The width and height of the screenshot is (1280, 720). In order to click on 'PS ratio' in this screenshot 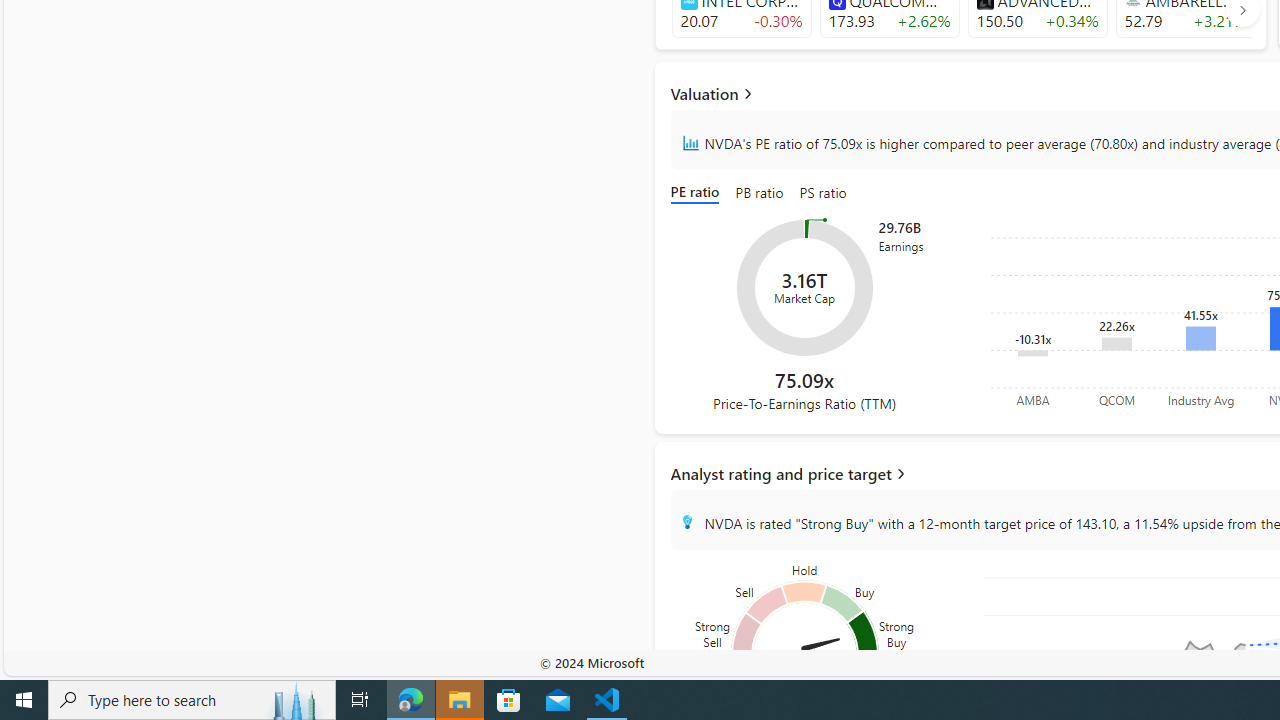, I will do `click(823, 194)`.